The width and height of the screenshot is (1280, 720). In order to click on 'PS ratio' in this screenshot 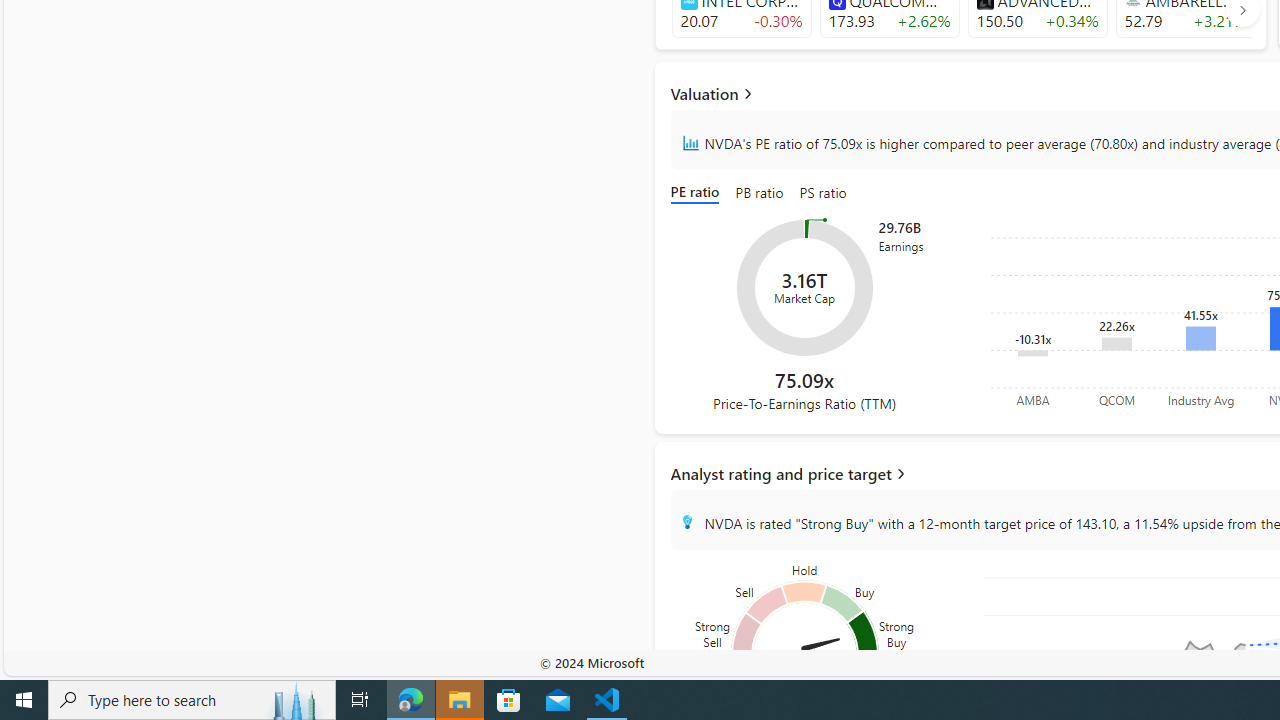, I will do `click(823, 194)`.